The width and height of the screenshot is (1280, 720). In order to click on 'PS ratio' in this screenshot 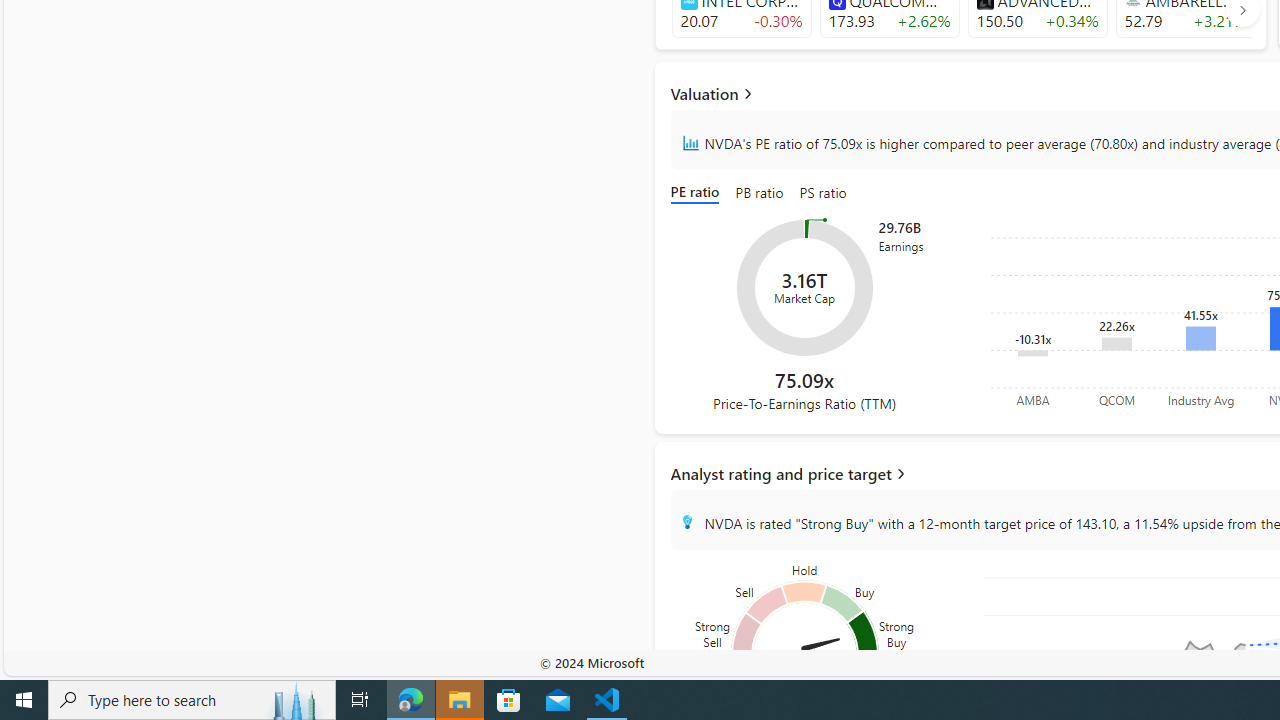, I will do `click(823, 194)`.